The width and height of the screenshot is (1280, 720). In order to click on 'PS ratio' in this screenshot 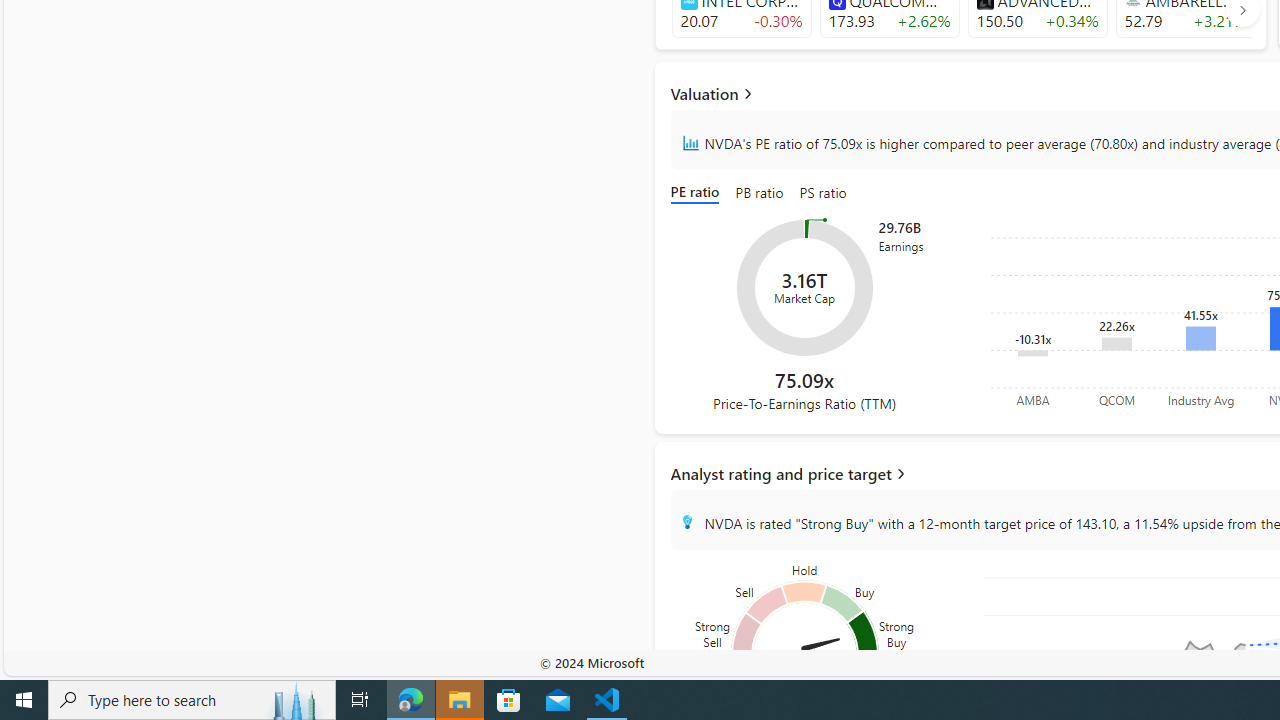, I will do `click(823, 194)`.